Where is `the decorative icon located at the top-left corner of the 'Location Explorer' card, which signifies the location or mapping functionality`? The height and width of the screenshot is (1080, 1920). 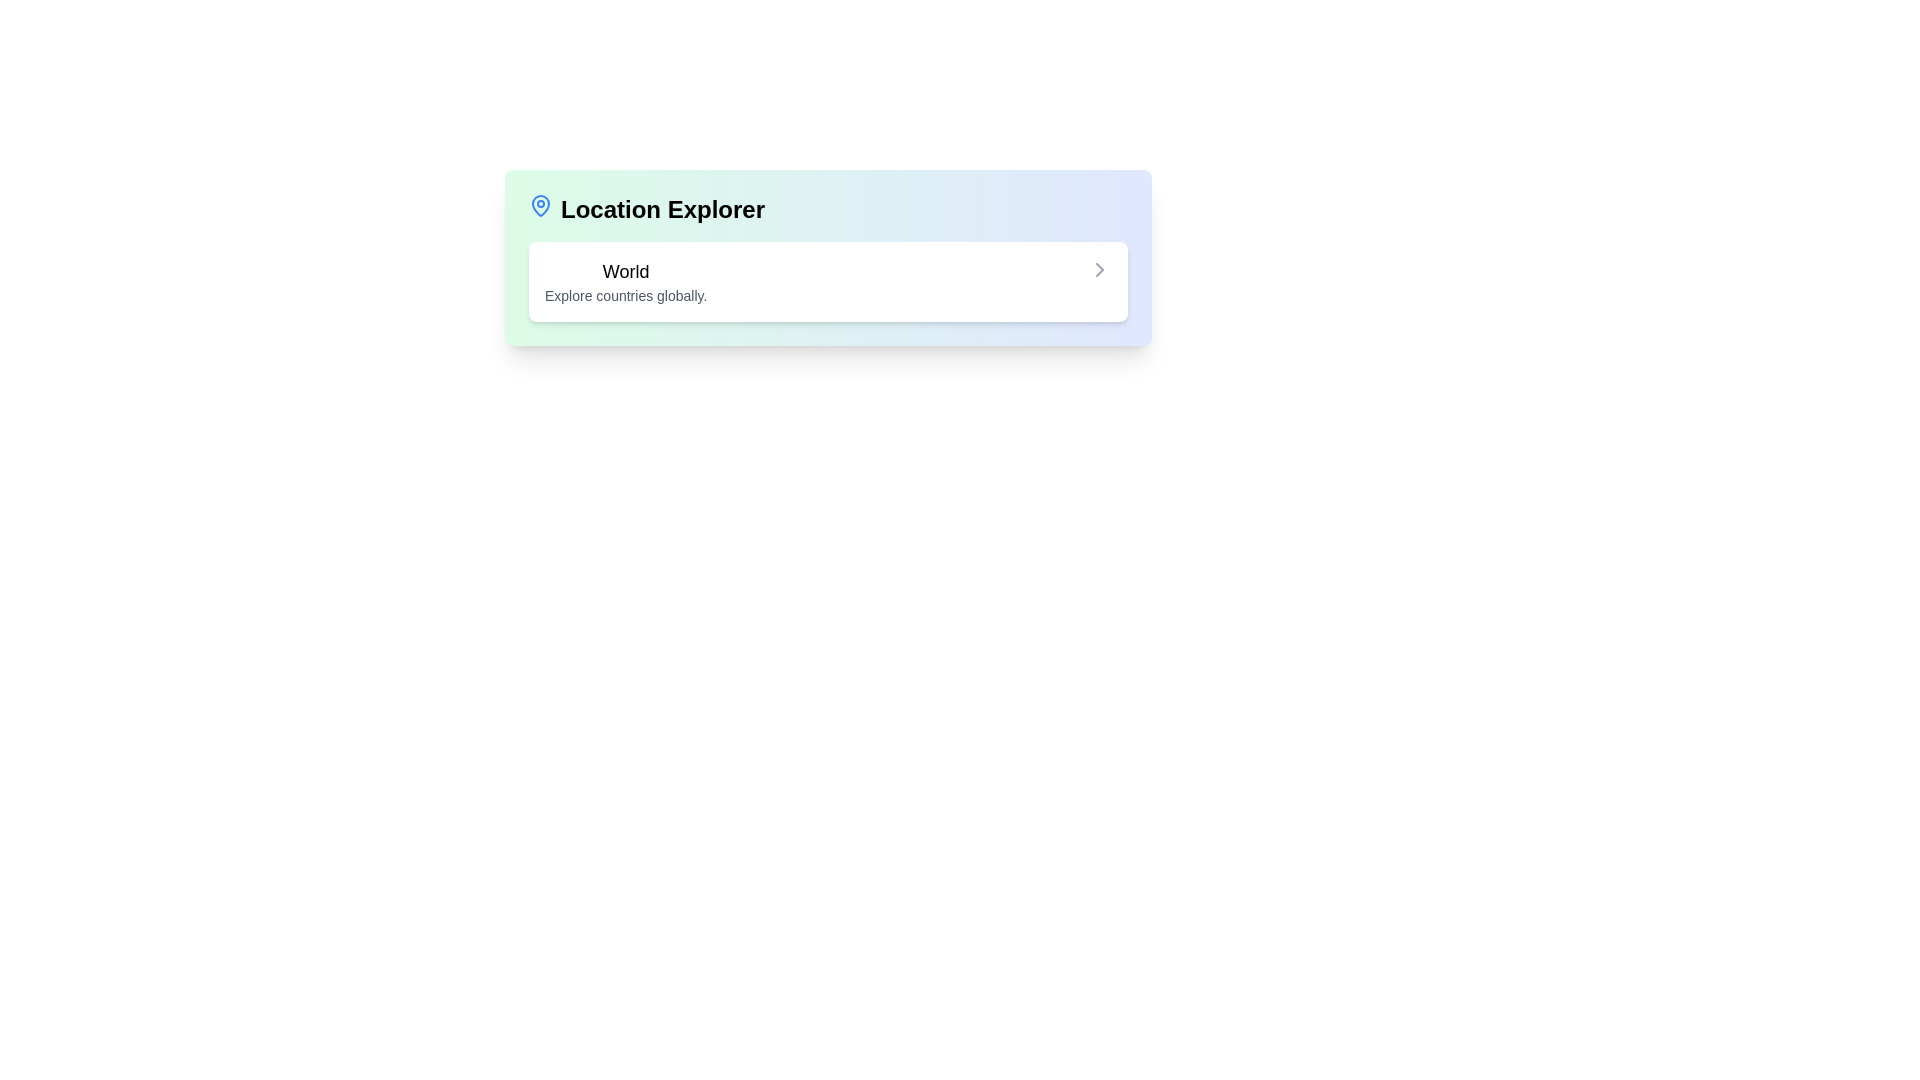
the decorative icon located at the top-left corner of the 'Location Explorer' card, which signifies the location or mapping functionality is located at coordinates (541, 205).